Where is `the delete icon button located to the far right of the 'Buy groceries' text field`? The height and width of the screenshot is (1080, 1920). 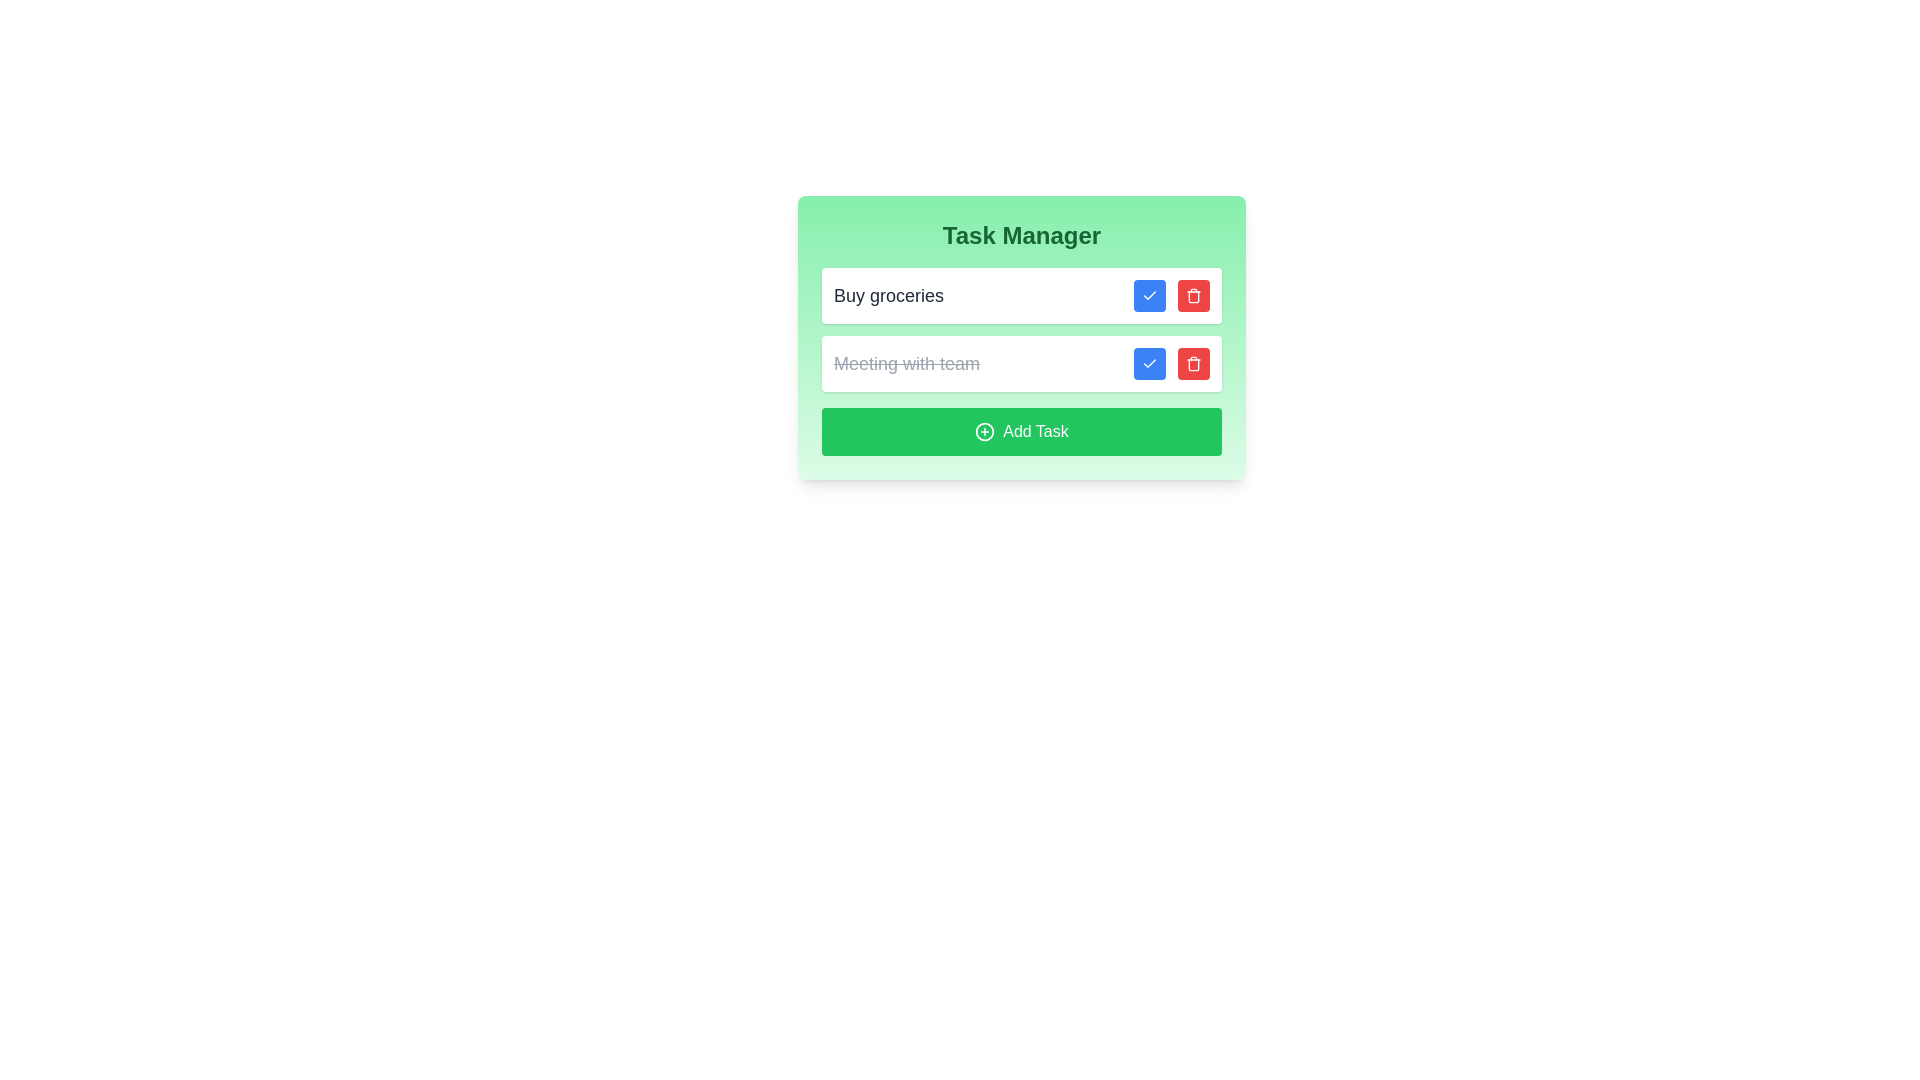 the delete icon button located to the far right of the 'Buy groceries' text field is located at coordinates (1194, 296).